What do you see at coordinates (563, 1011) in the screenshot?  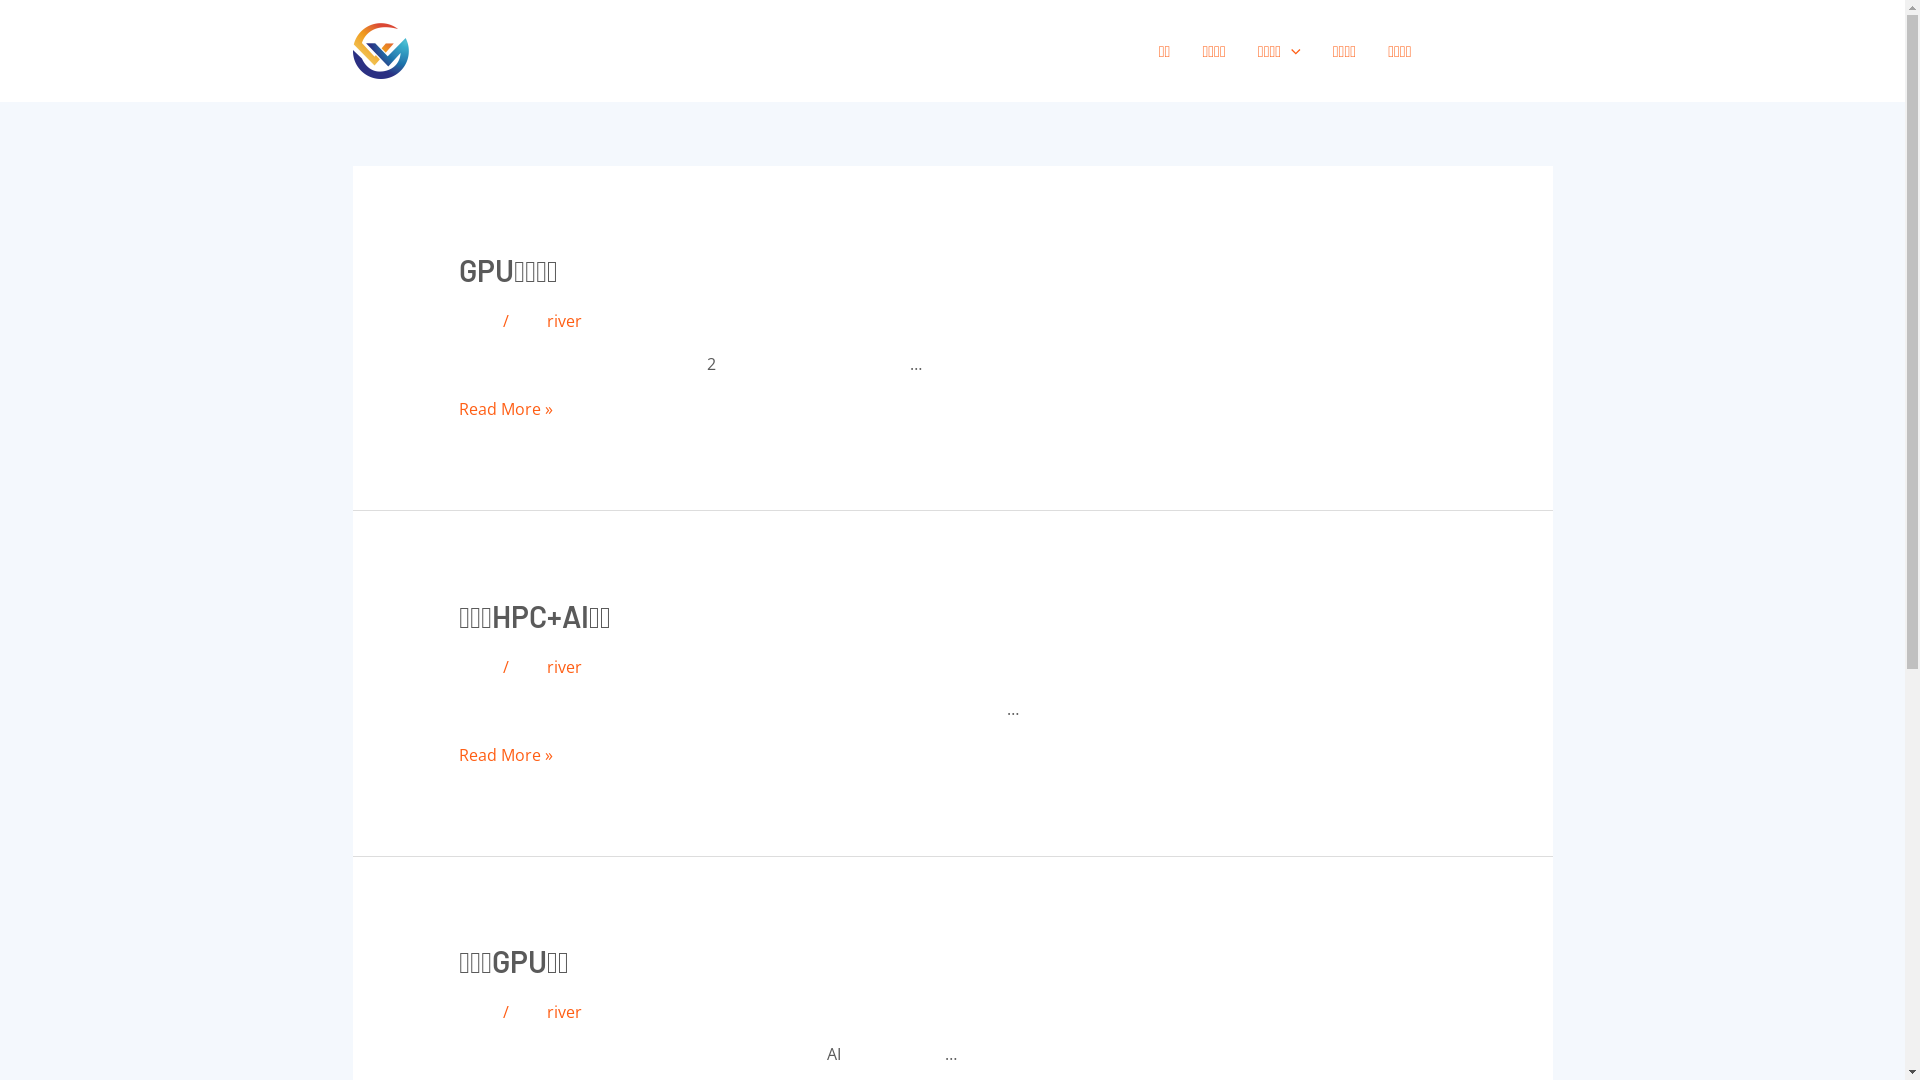 I see `'river'` at bounding box center [563, 1011].